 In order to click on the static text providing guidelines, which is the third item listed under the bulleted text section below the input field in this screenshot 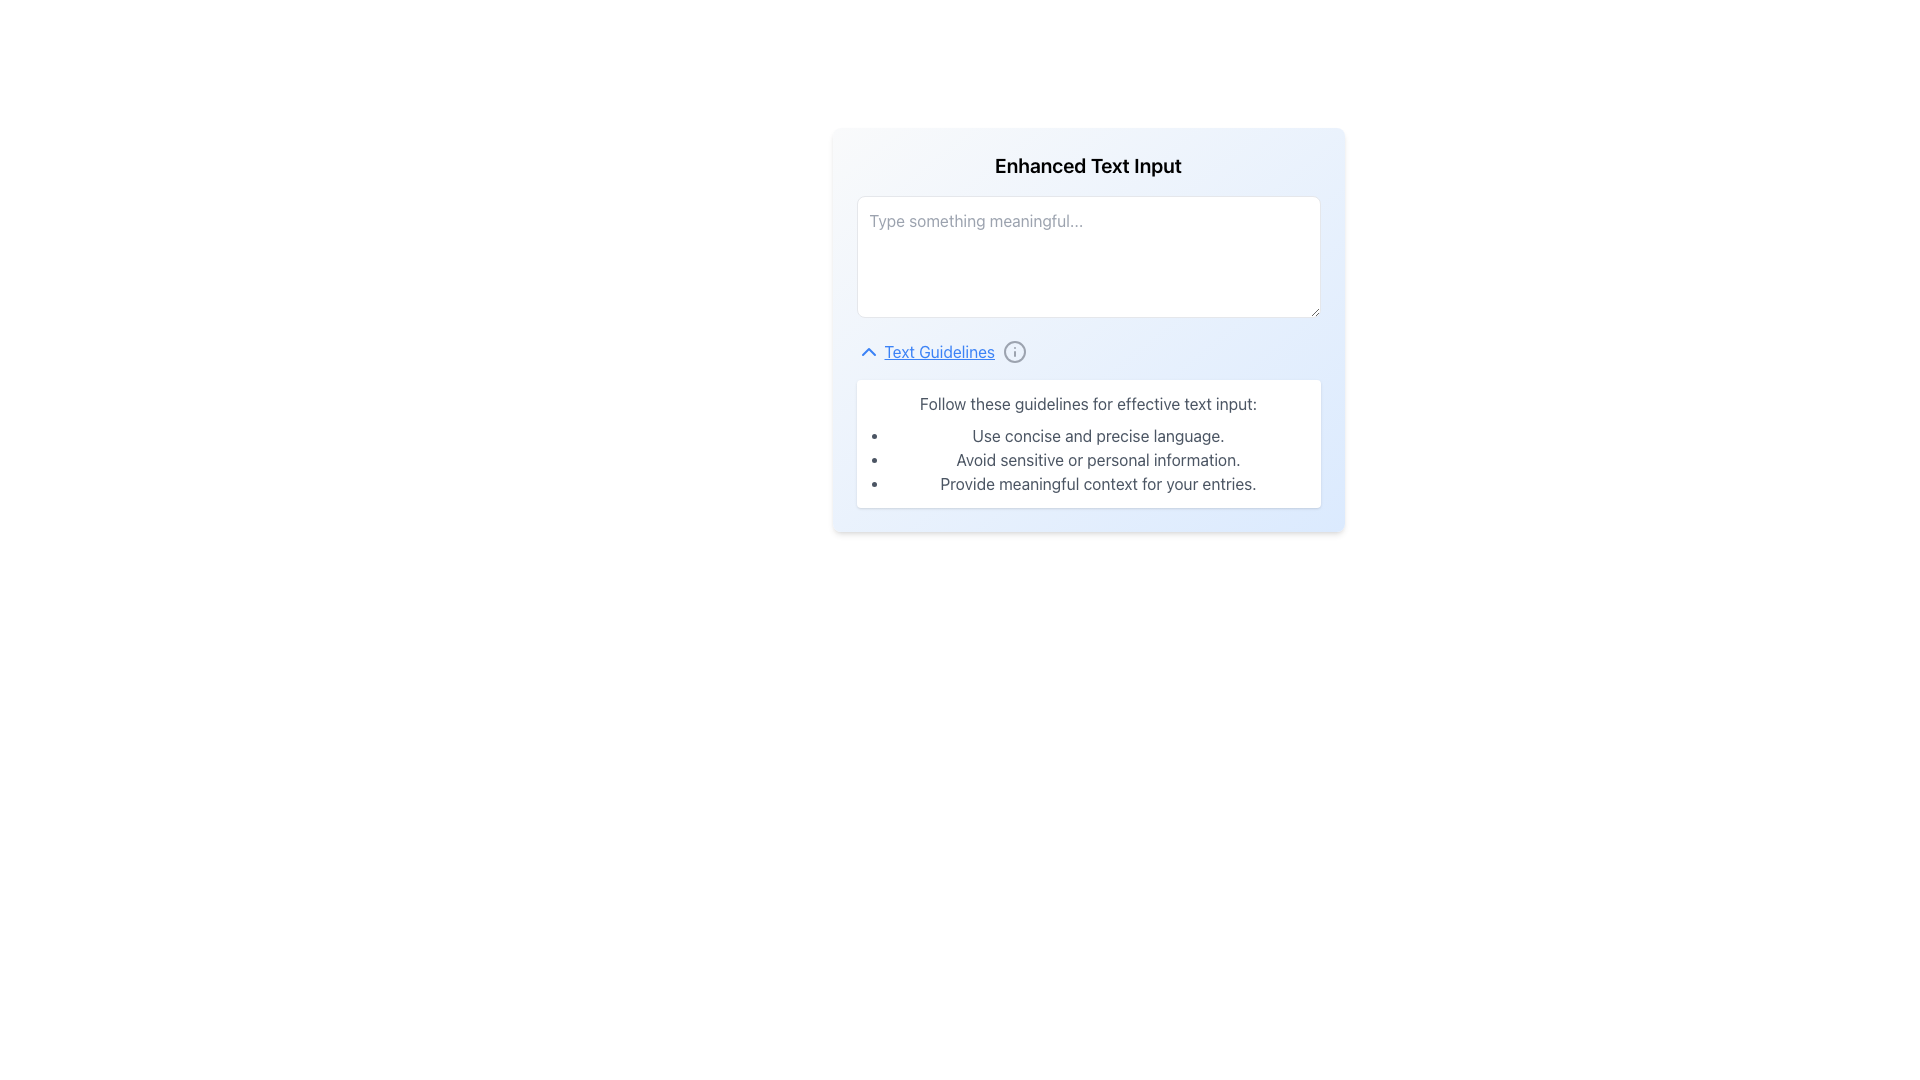, I will do `click(1097, 483)`.